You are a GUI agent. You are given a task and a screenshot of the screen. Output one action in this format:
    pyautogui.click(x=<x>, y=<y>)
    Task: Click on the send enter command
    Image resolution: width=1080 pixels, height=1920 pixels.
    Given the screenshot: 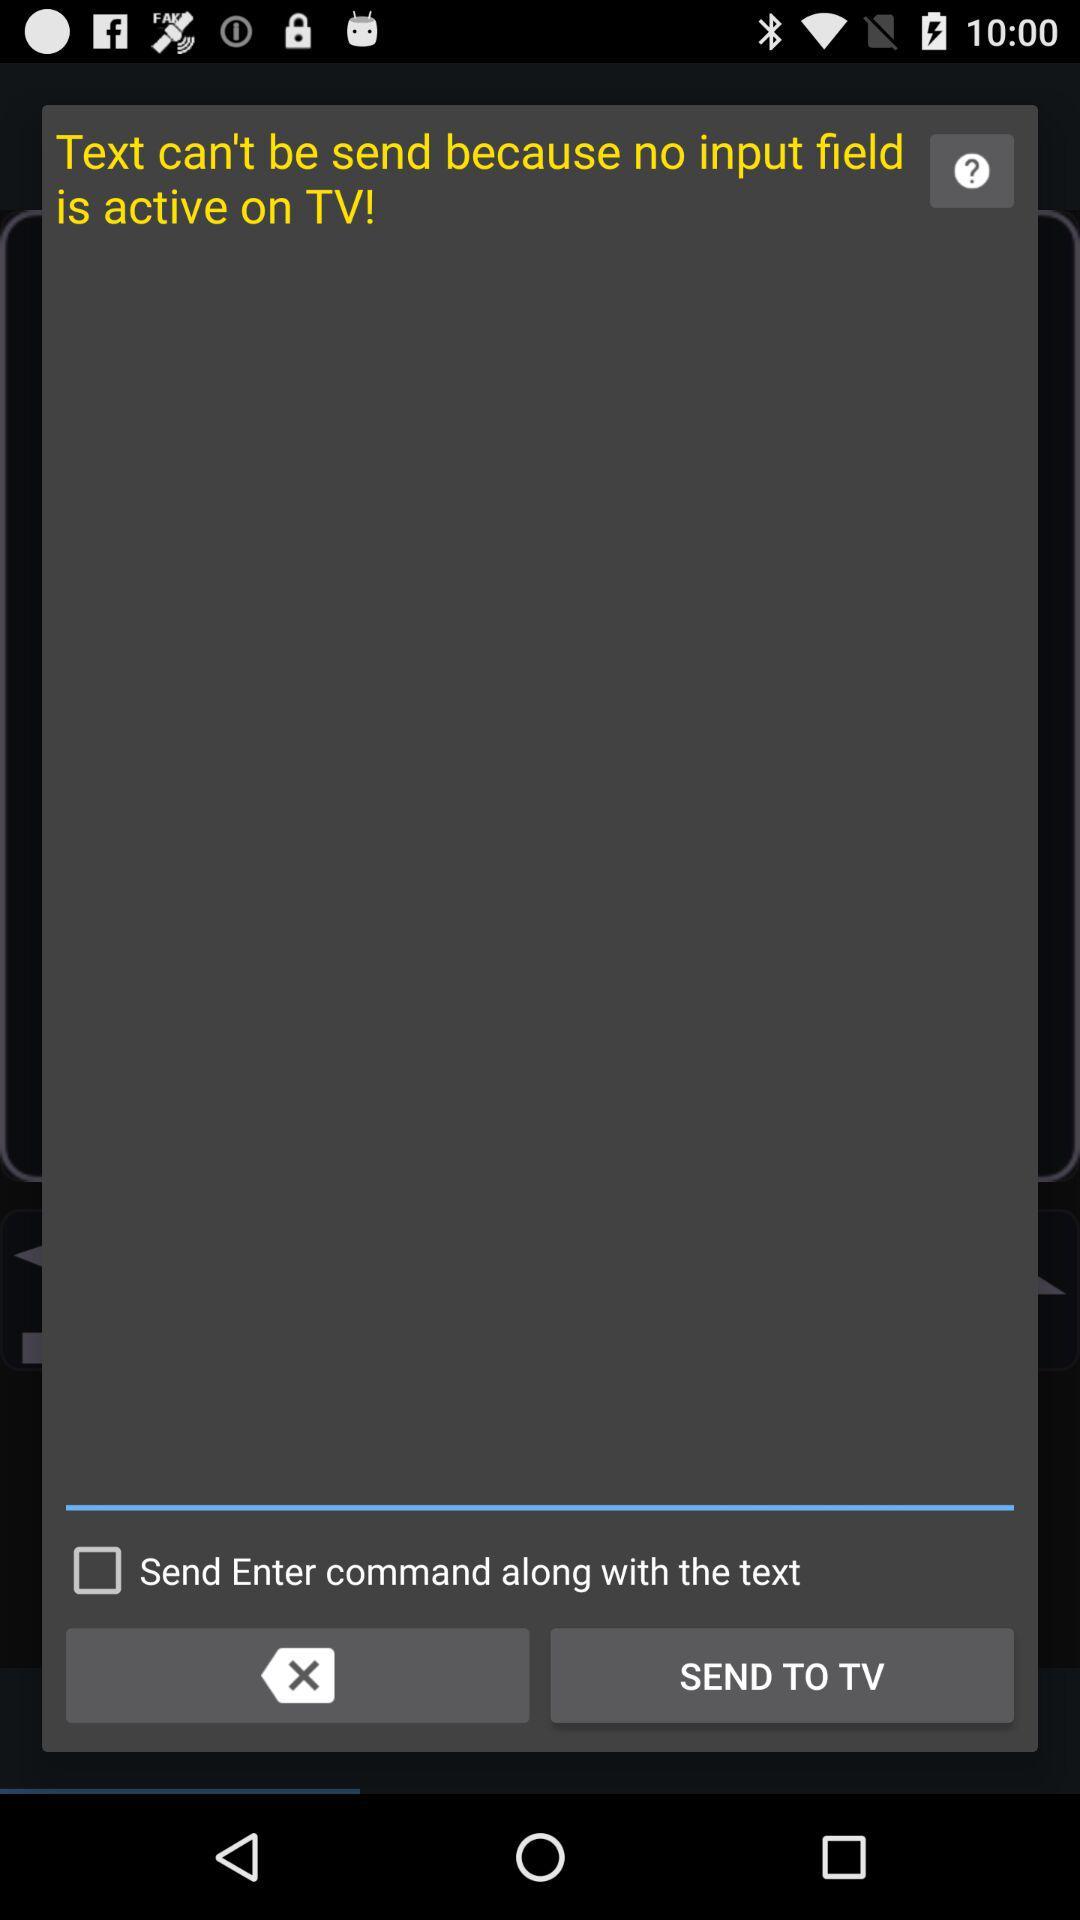 What is the action you would take?
    pyautogui.click(x=427, y=1569)
    